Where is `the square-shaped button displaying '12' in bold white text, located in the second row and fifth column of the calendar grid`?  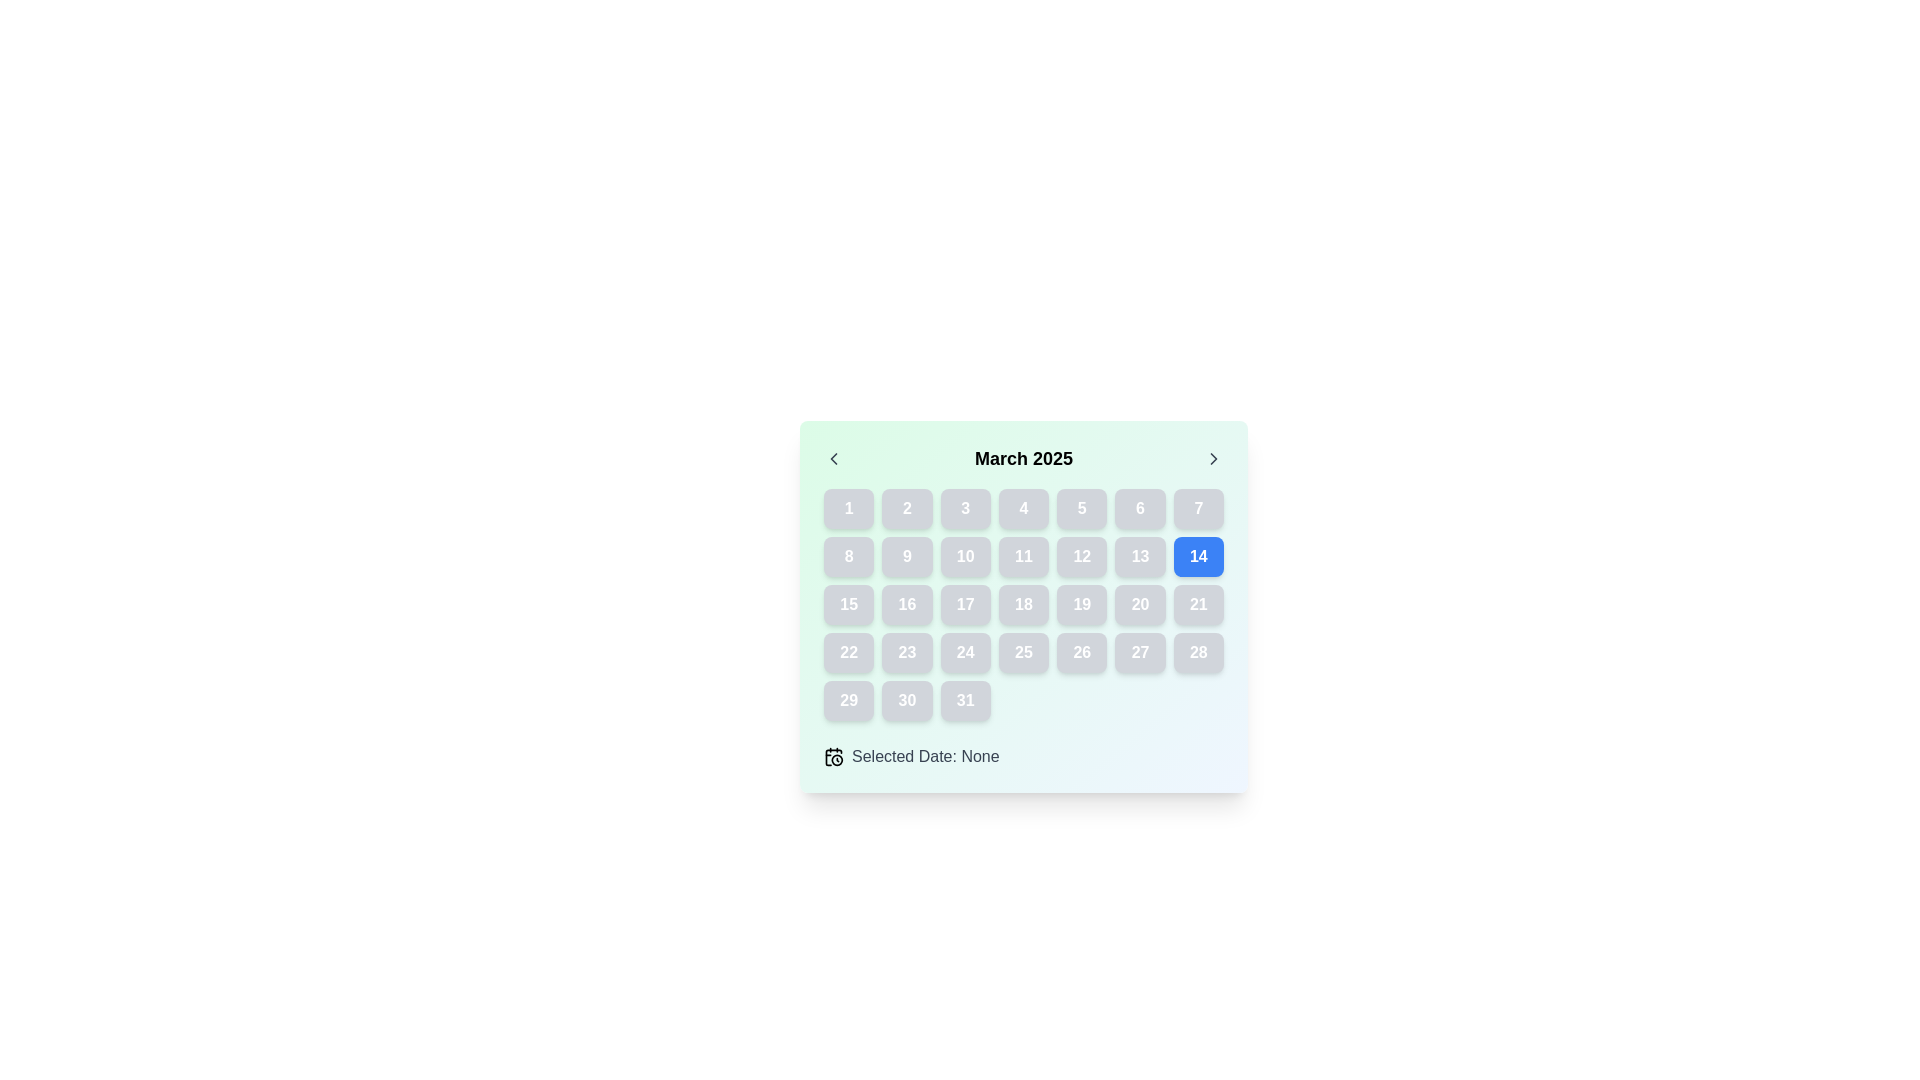 the square-shaped button displaying '12' in bold white text, located in the second row and fifth column of the calendar grid is located at coordinates (1081, 556).